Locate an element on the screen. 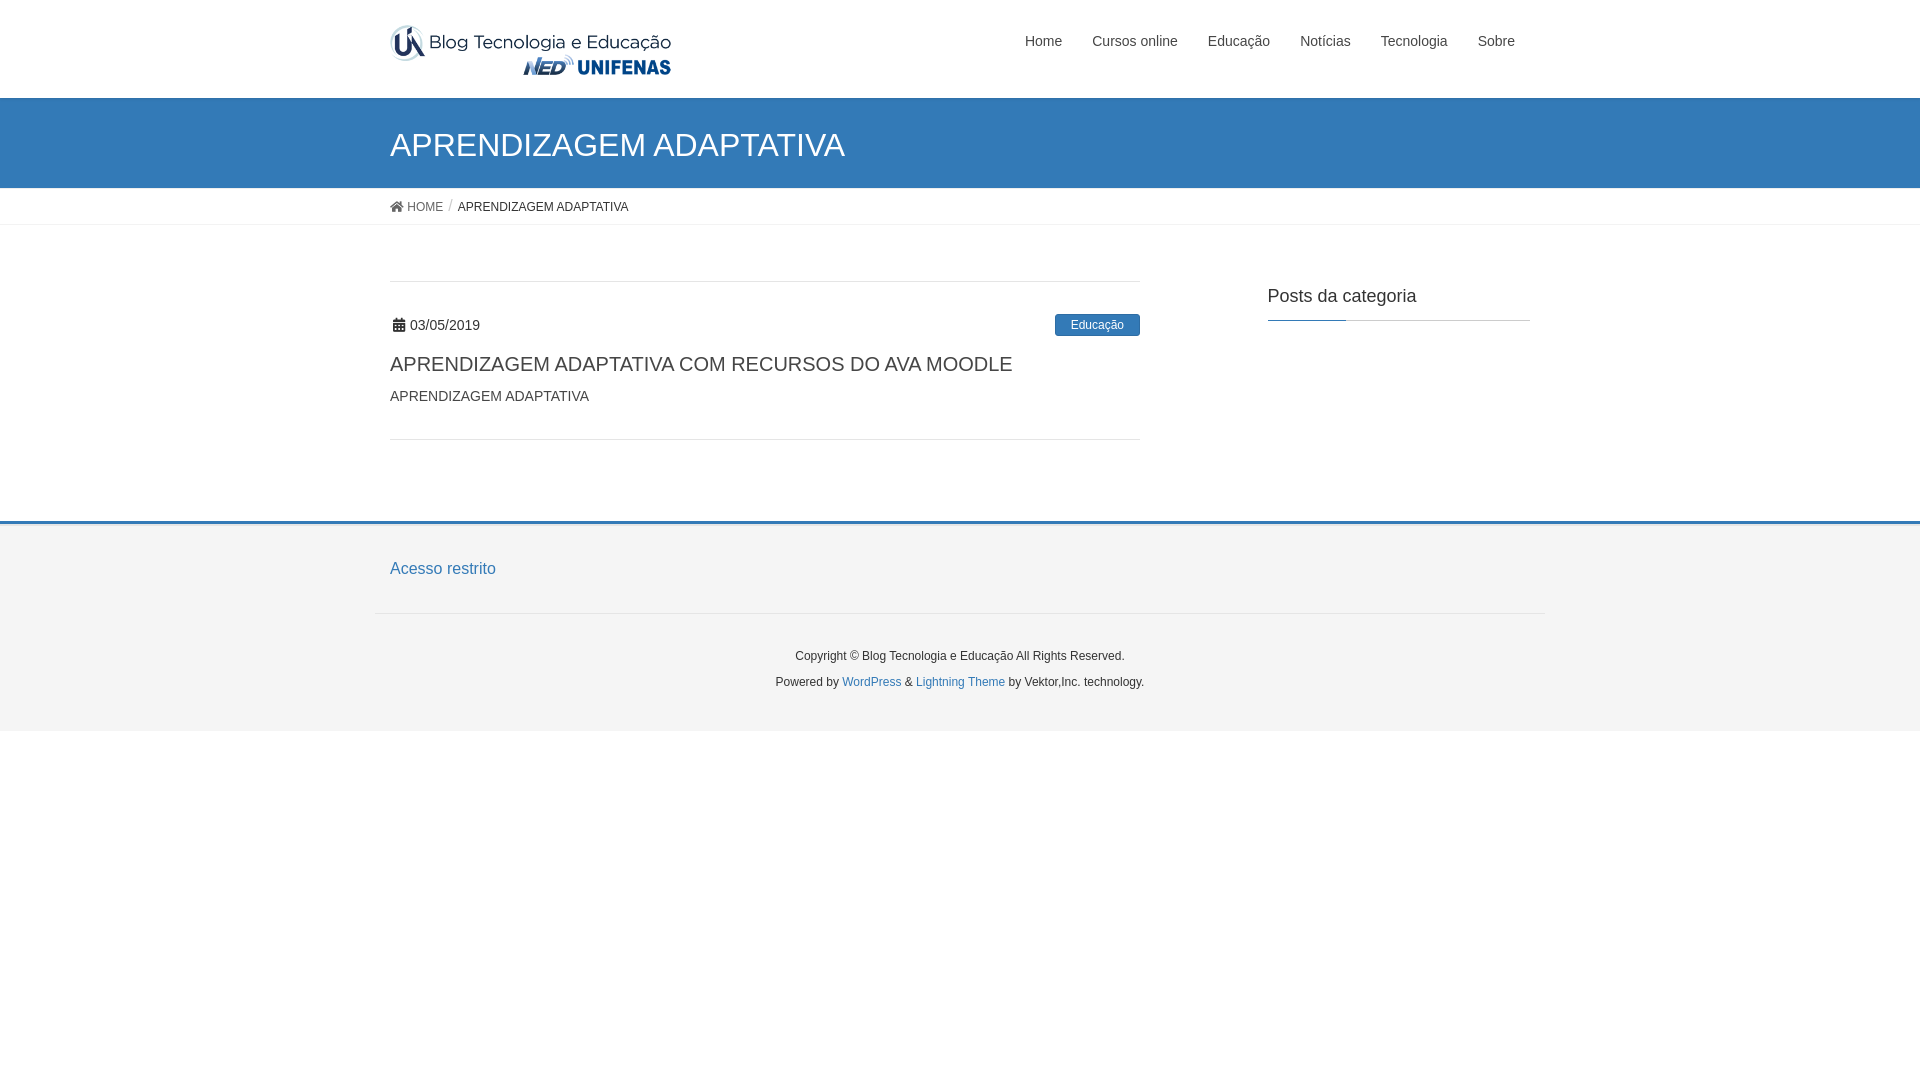 The image size is (1920, 1080). 'APRENDIZAGEM ADAPTATIVA COM RECURSOS DO AVA MOODLE' is located at coordinates (701, 363).